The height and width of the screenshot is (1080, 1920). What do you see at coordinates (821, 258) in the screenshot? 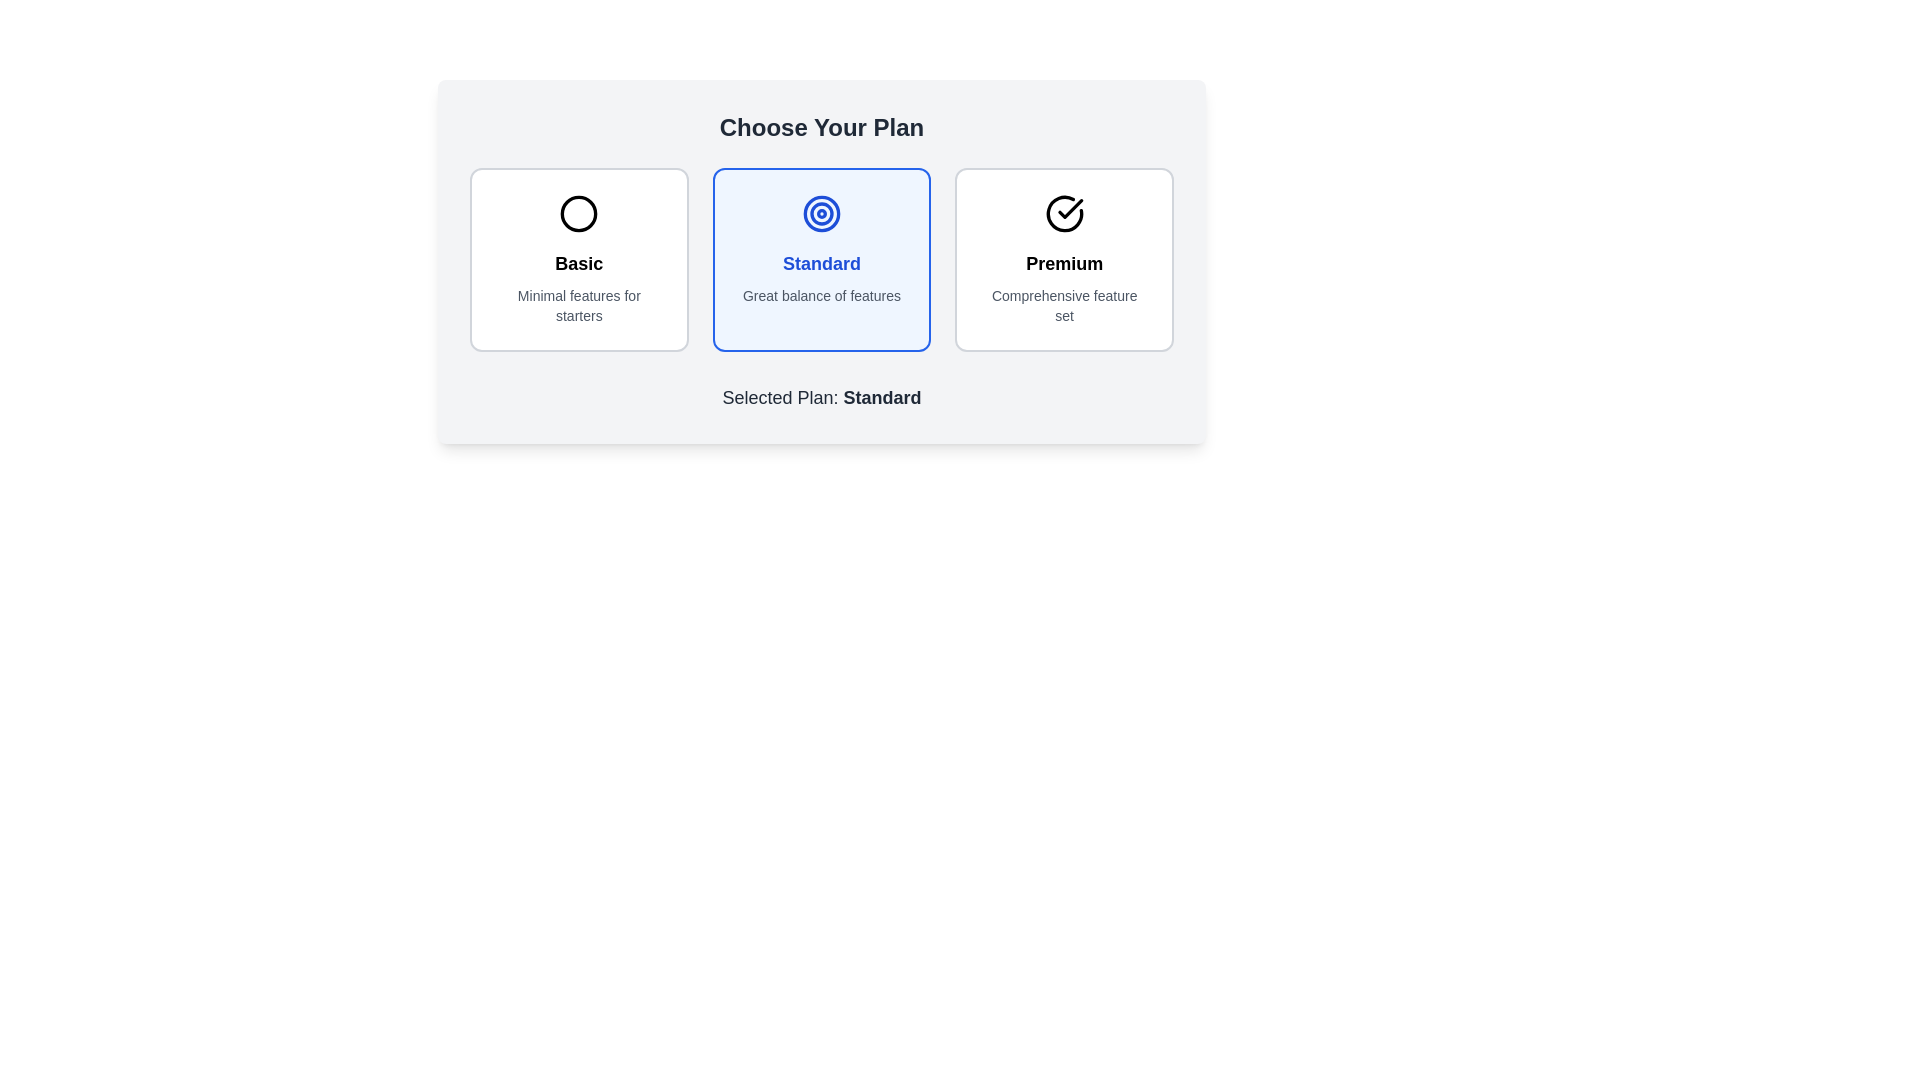
I see `the centrally highlighted plan option in the 'Choose Your Plan' grid layout` at bounding box center [821, 258].